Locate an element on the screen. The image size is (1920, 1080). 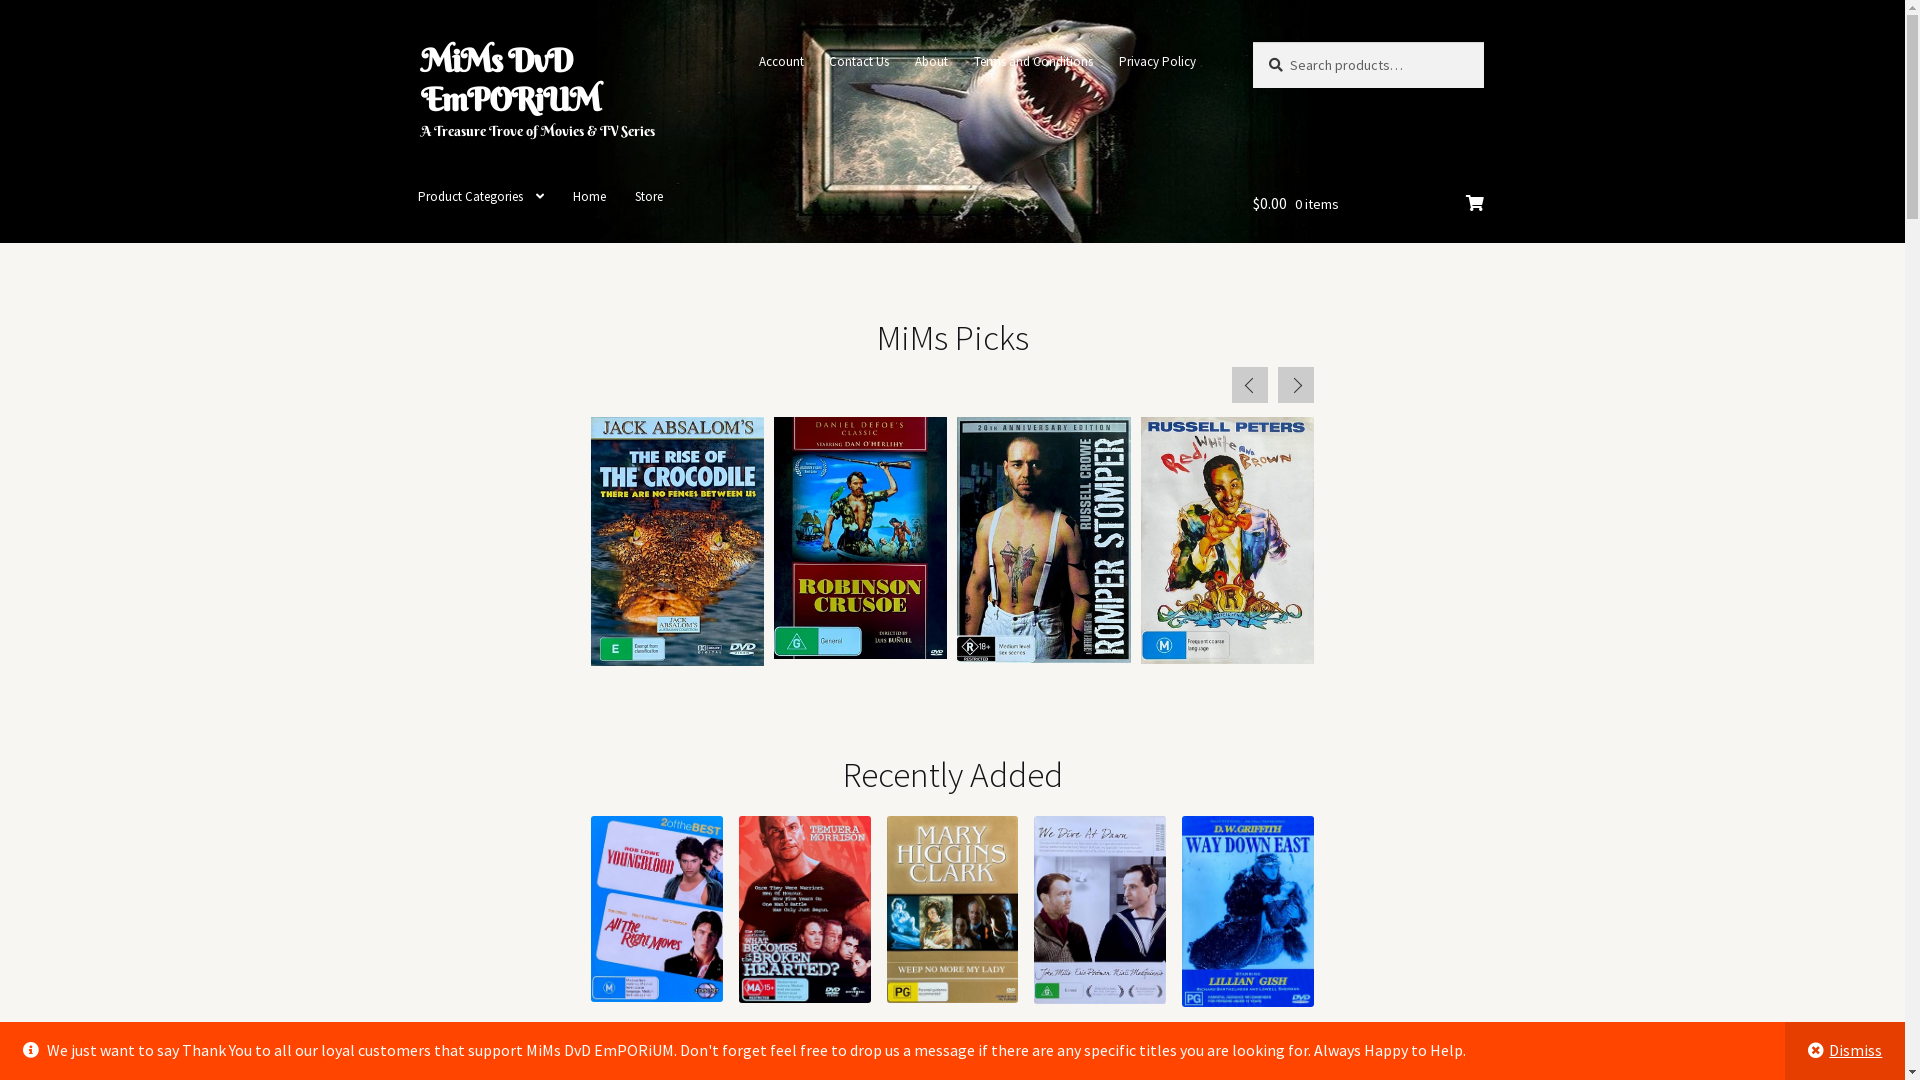
'Store' is located at coordinates (648, 196).